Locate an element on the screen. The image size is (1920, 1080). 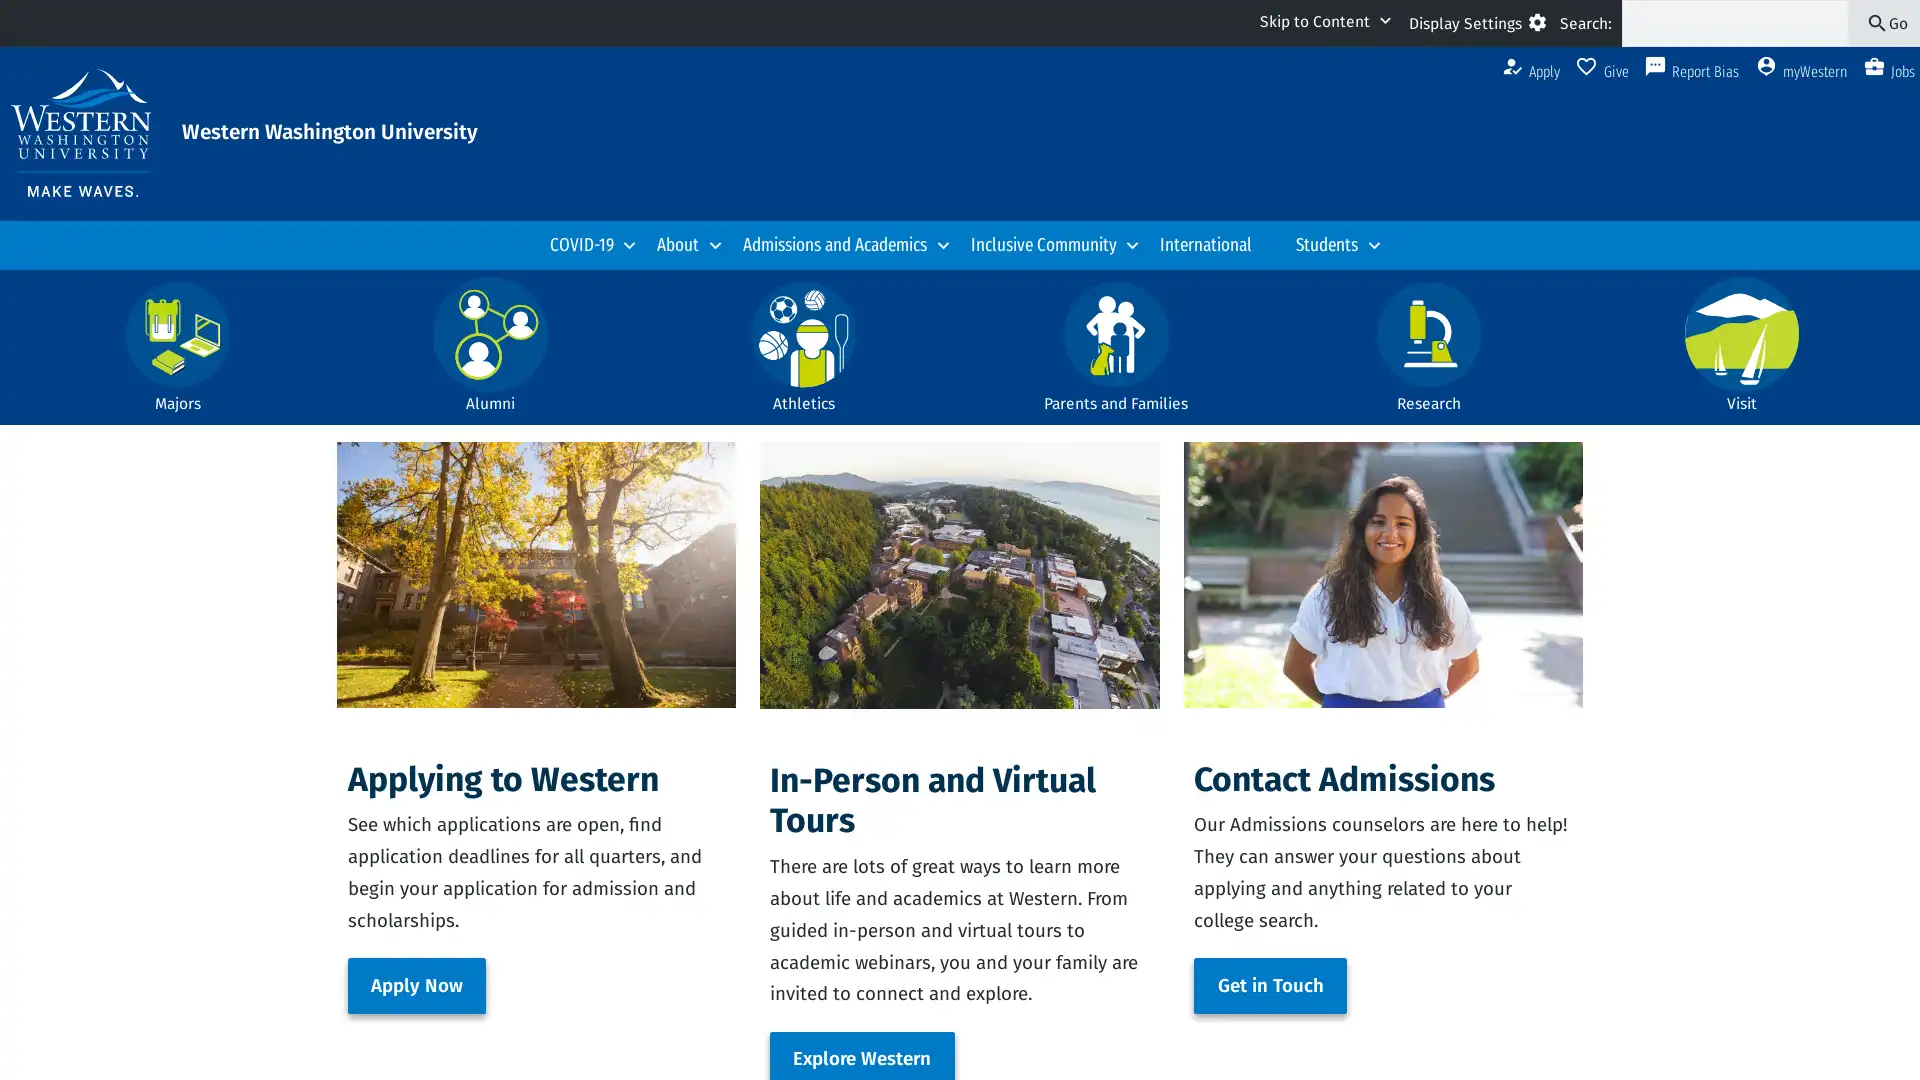
COVID-19 is located at coordinates (585, 244).